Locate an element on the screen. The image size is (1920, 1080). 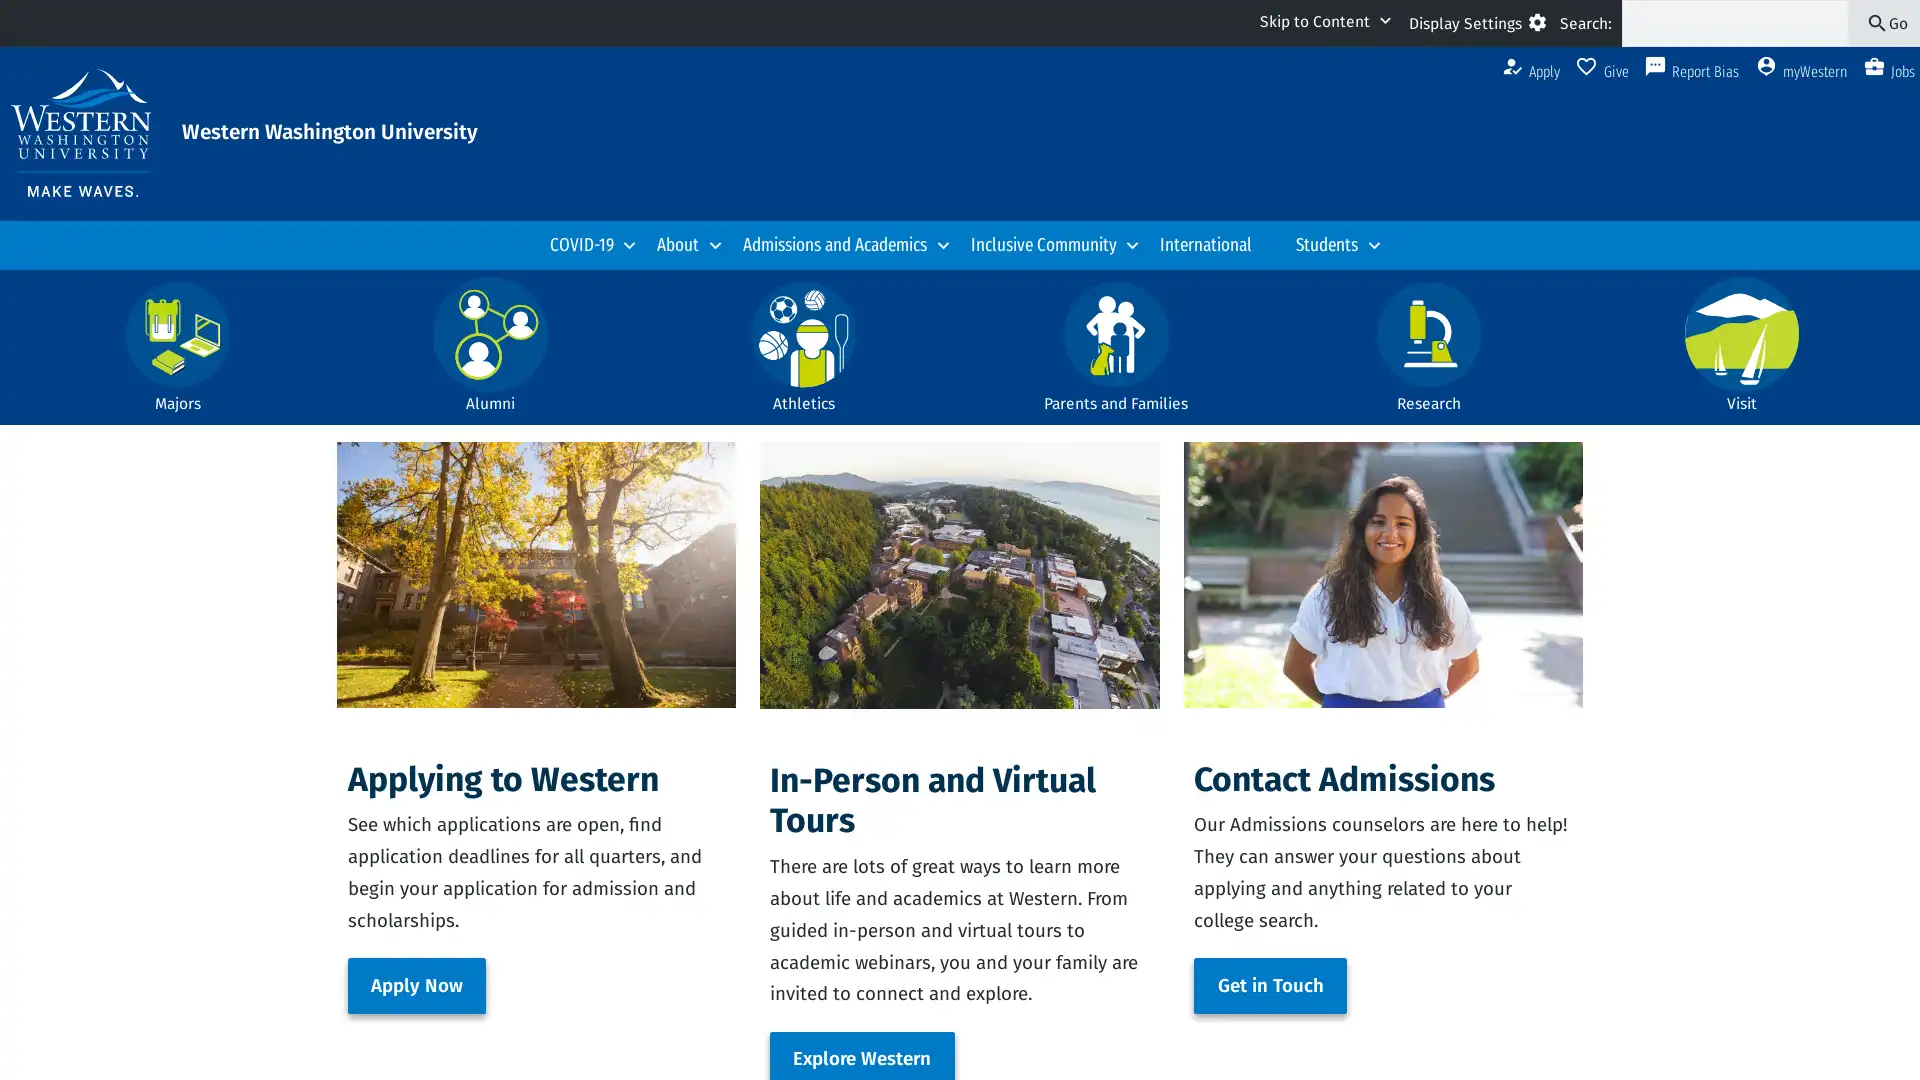
COVID-19 is located at coordinates (585, 244).